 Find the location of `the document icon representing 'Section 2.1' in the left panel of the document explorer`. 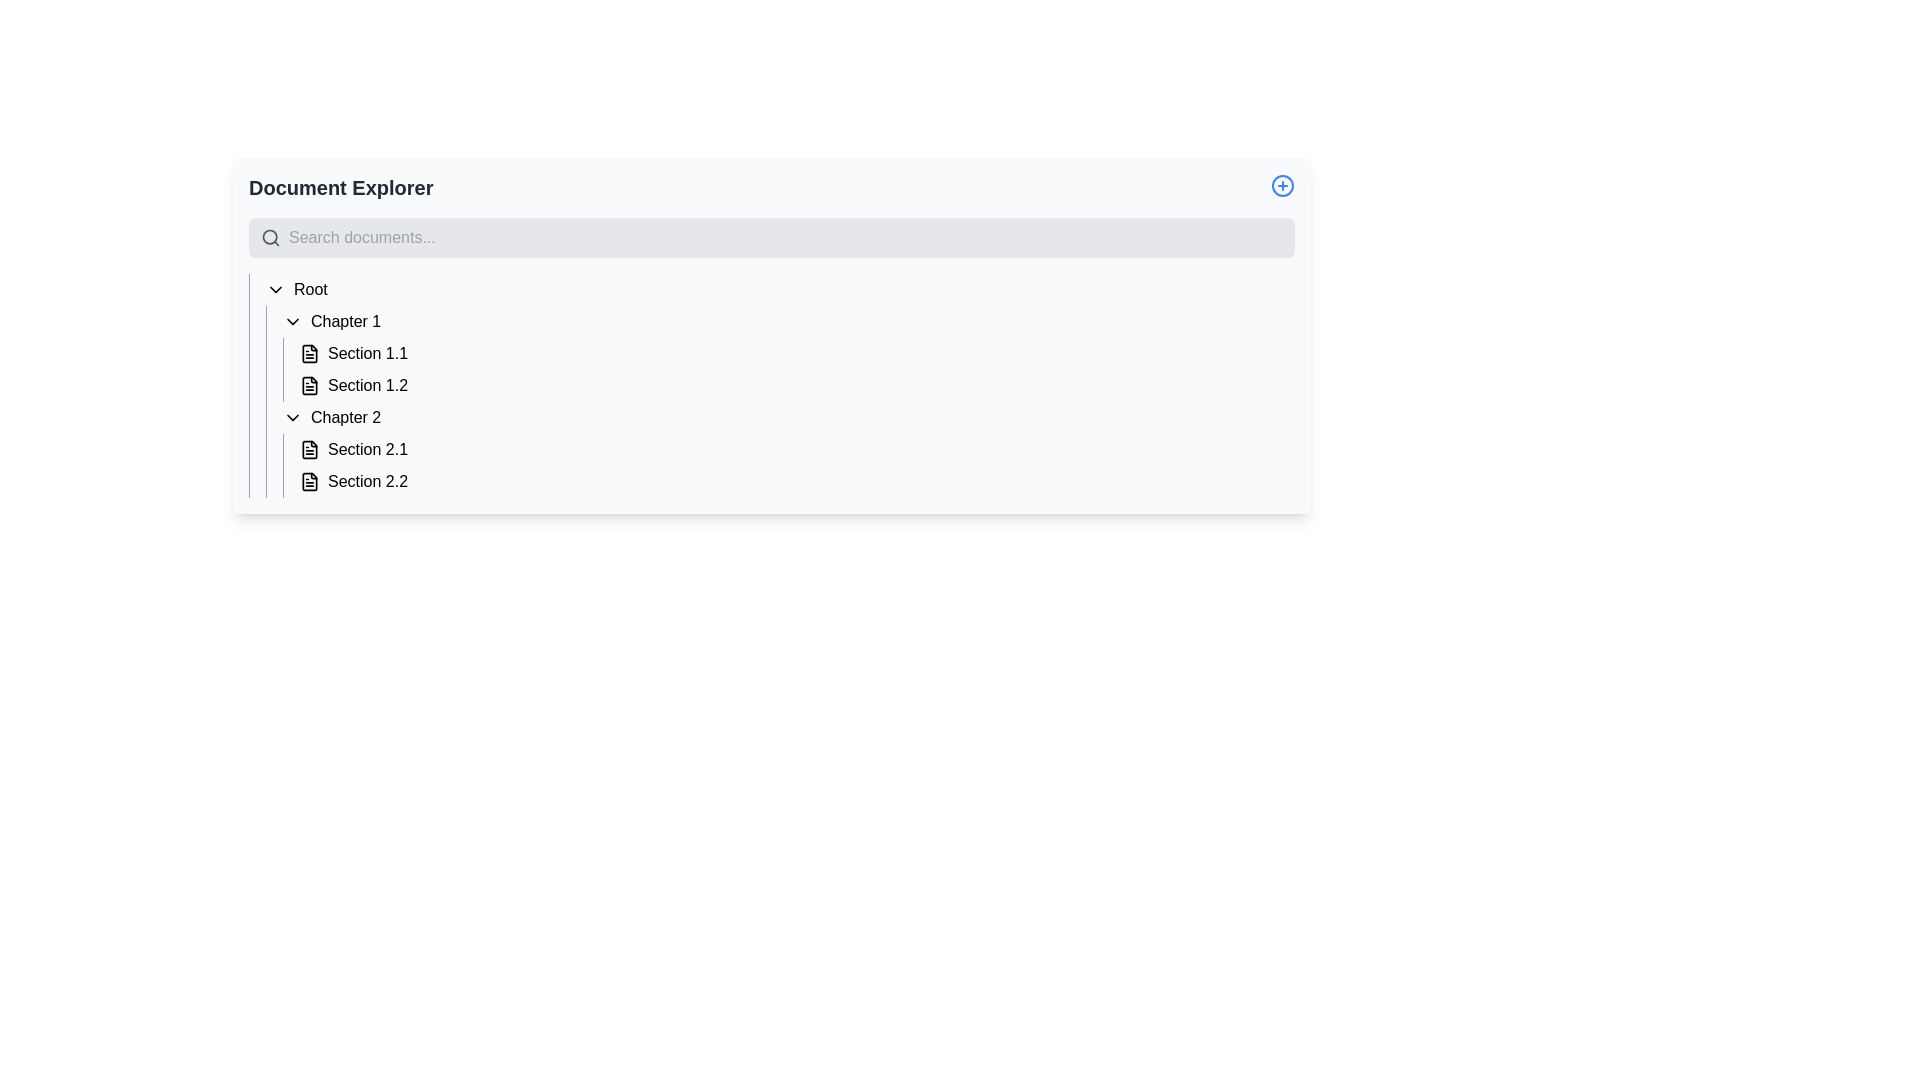

the document icon representing 'Section 2.1' in the left panel of the document explorer is located at coordinates (309, 450).